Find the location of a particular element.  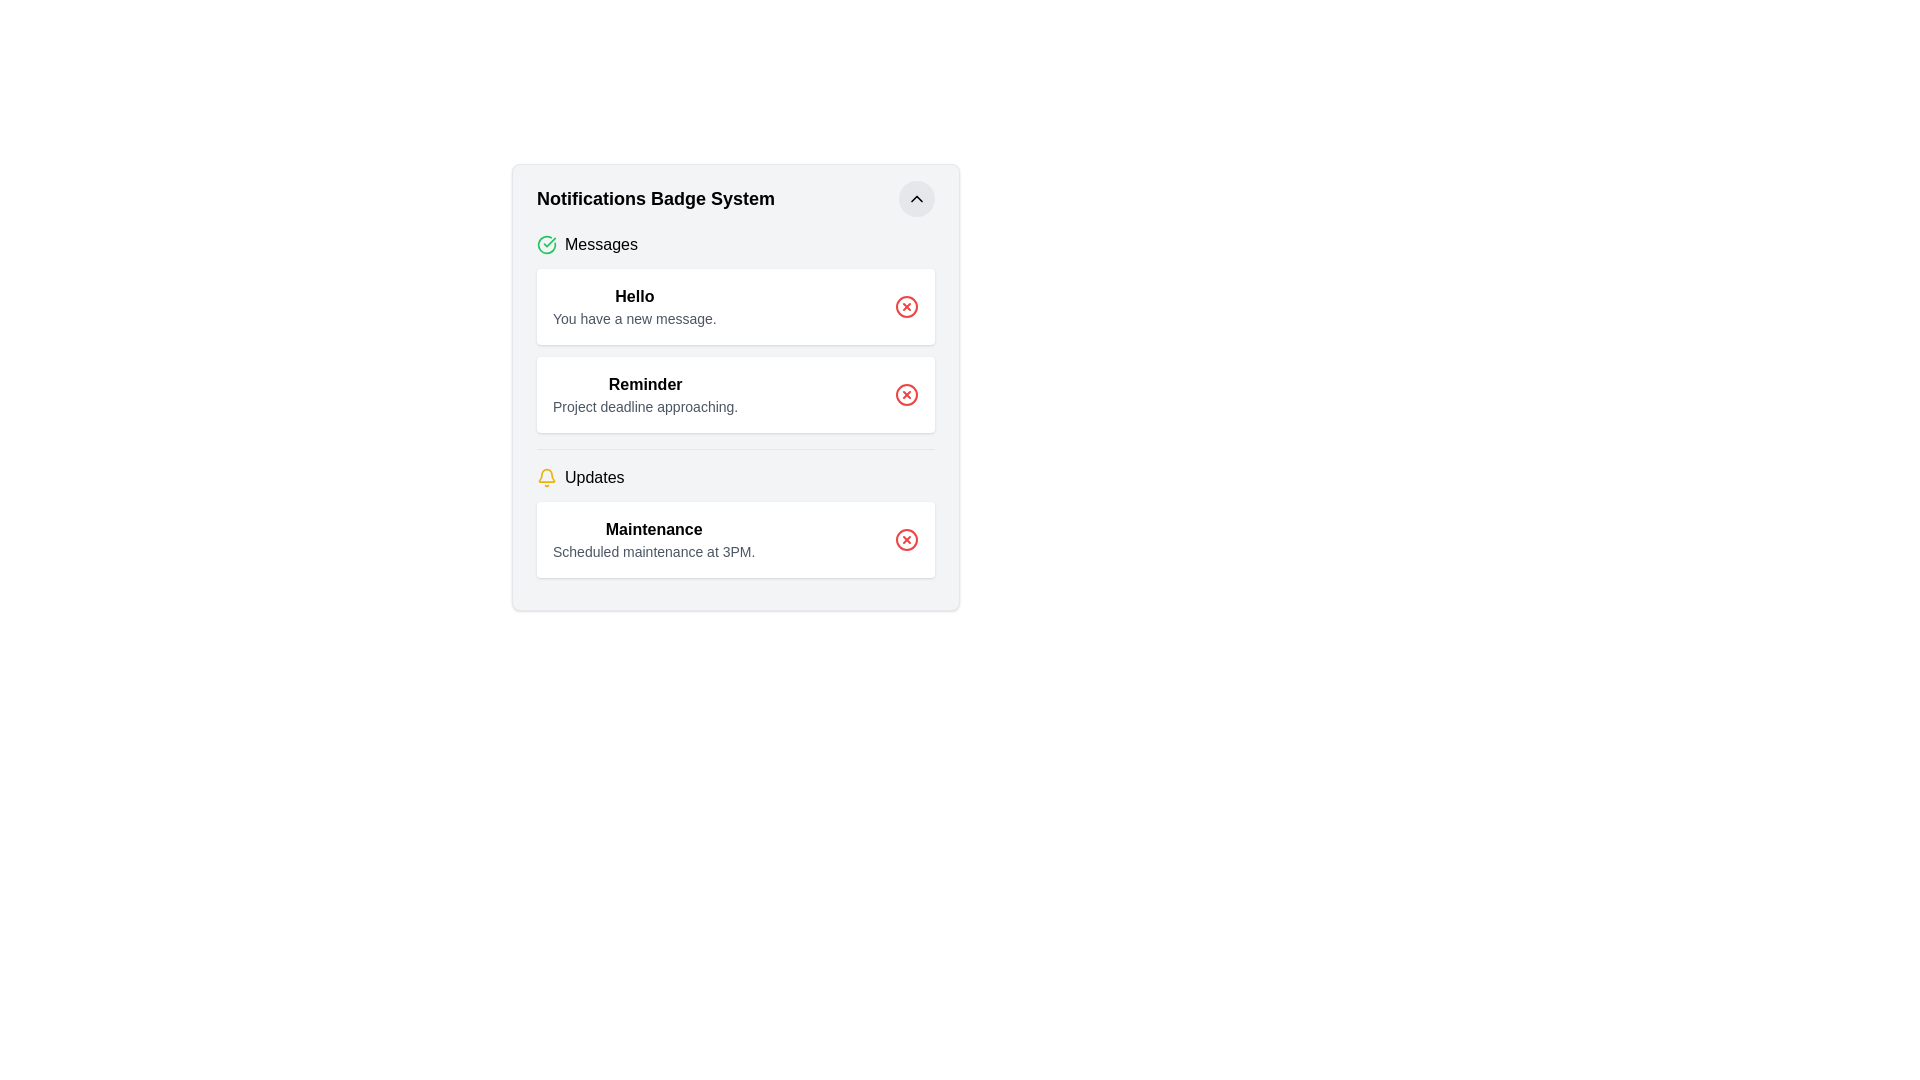

the 'Maintenance' text label, which is bold and black, located at the top of the notification card under the 'Updates' section is located at coordinates (654, 528).